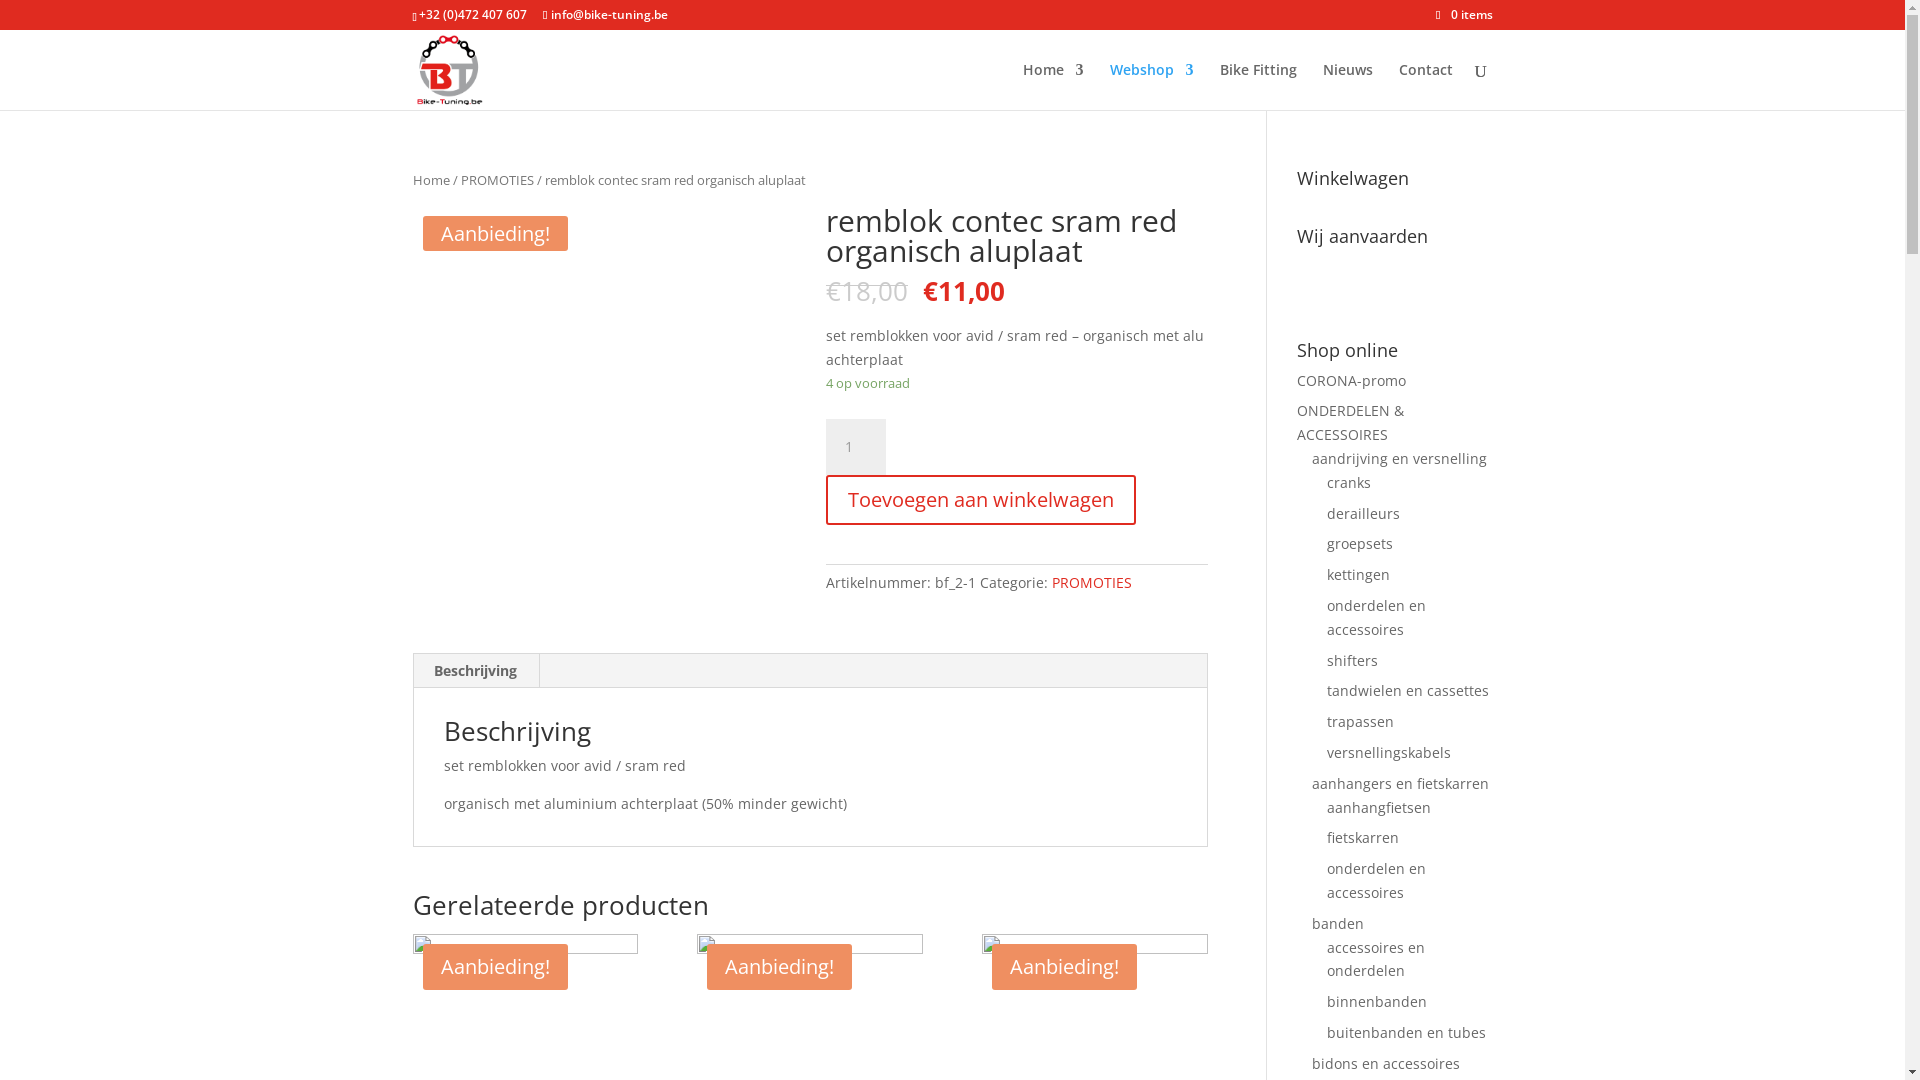 The height and width of the screenshot is (1080, 1920). What do you see at coordinates (1350, 421) in the screenshot?
I see `'ONDERDELEN & ACCESSOIRES'` at bounding box center [1350, 421].